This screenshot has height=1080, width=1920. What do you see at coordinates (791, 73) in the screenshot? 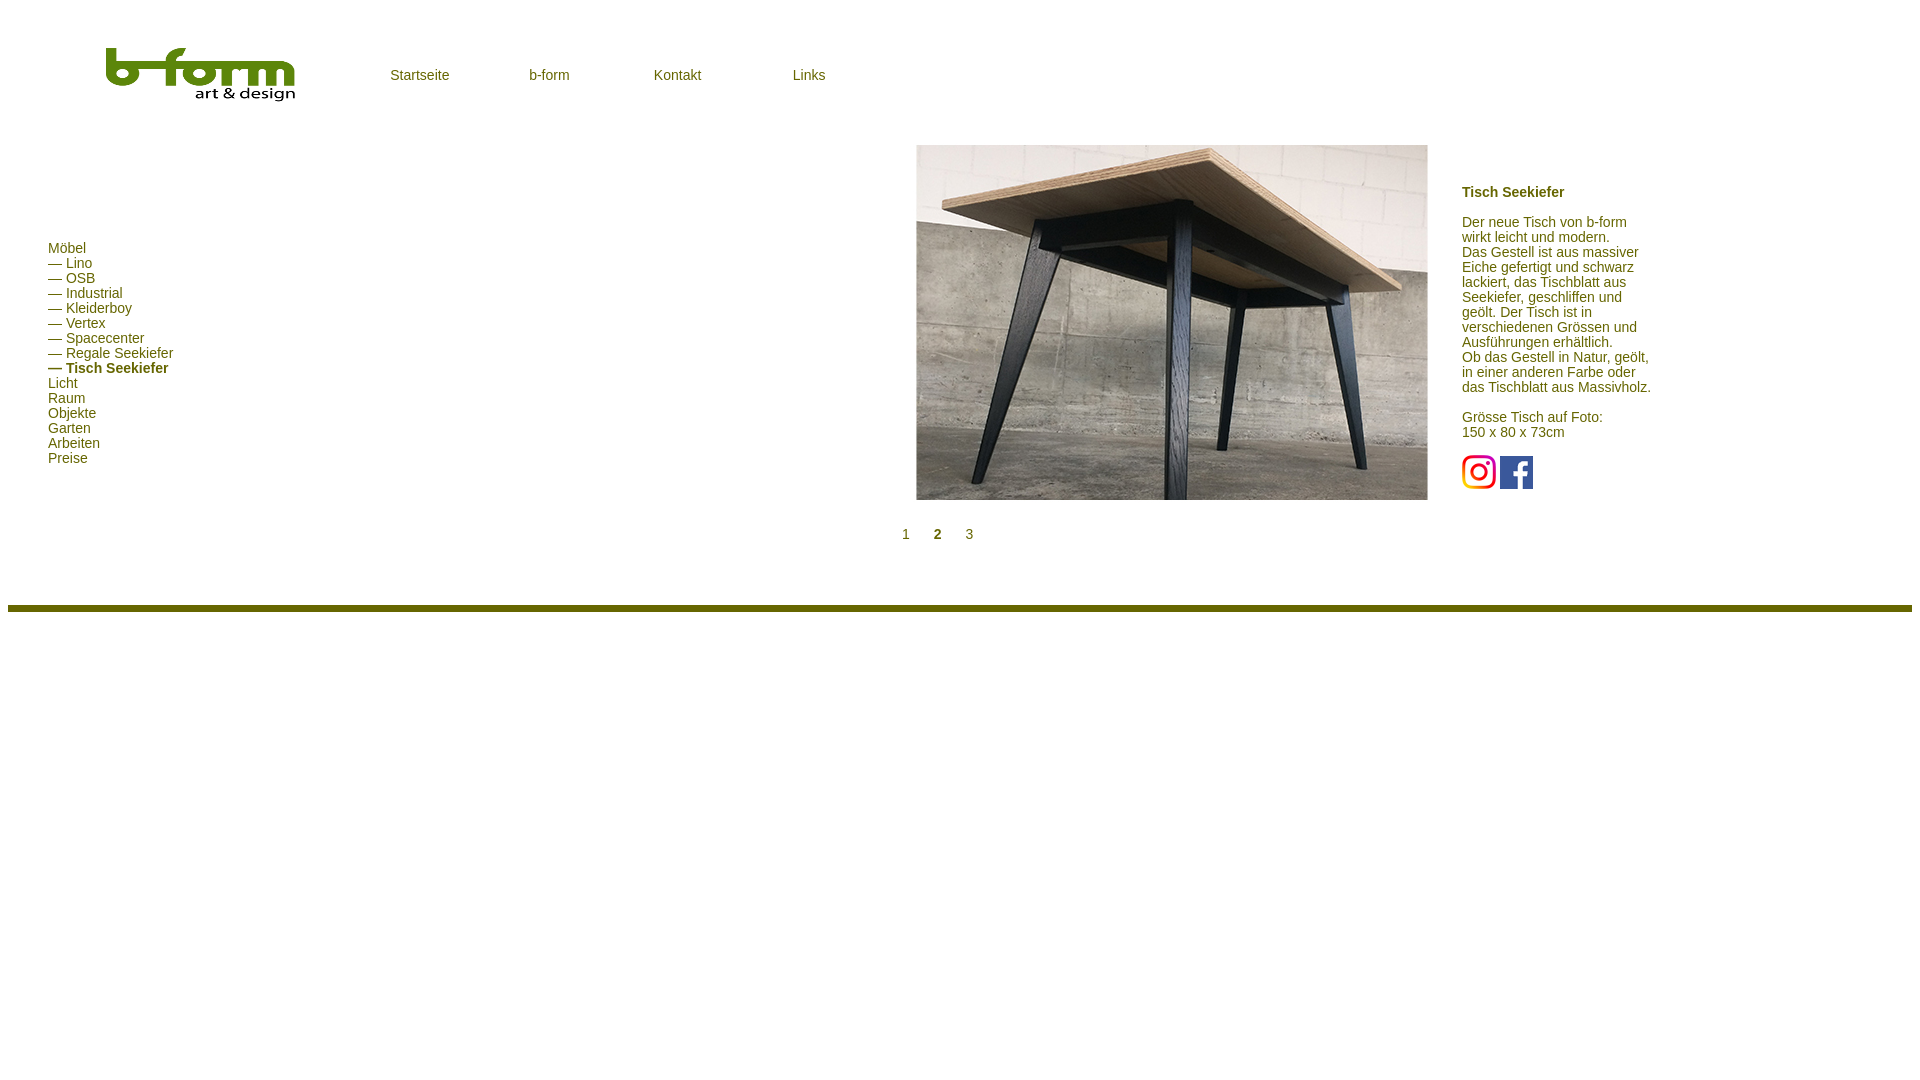
I see `'Links'` at bounding box center [791, 73].